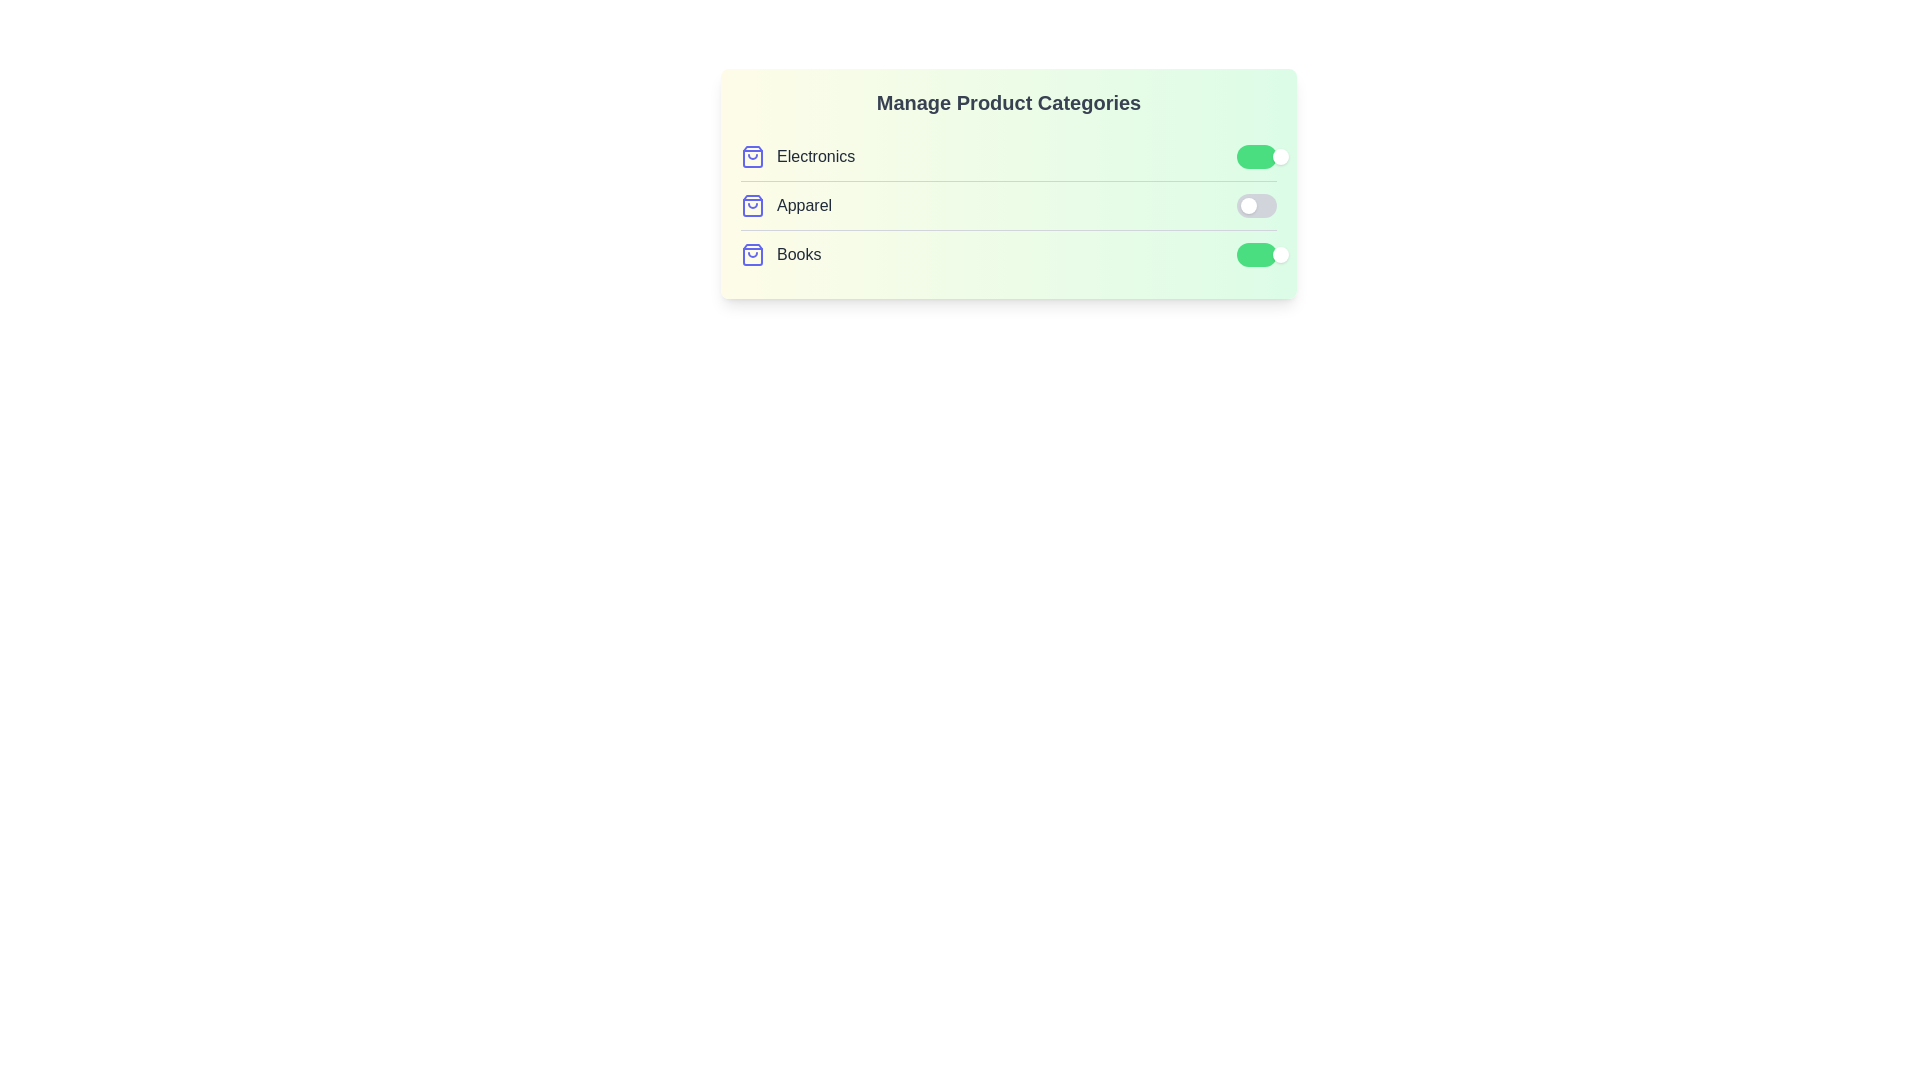 Image resolution: width=1920 pixels, height=1080 pixels. What do you see at coordinates (752, 205) in the screenshot?
I see `the 'ShoppingBag' icon next to the category Apparel` at bounding box center [752, 205].